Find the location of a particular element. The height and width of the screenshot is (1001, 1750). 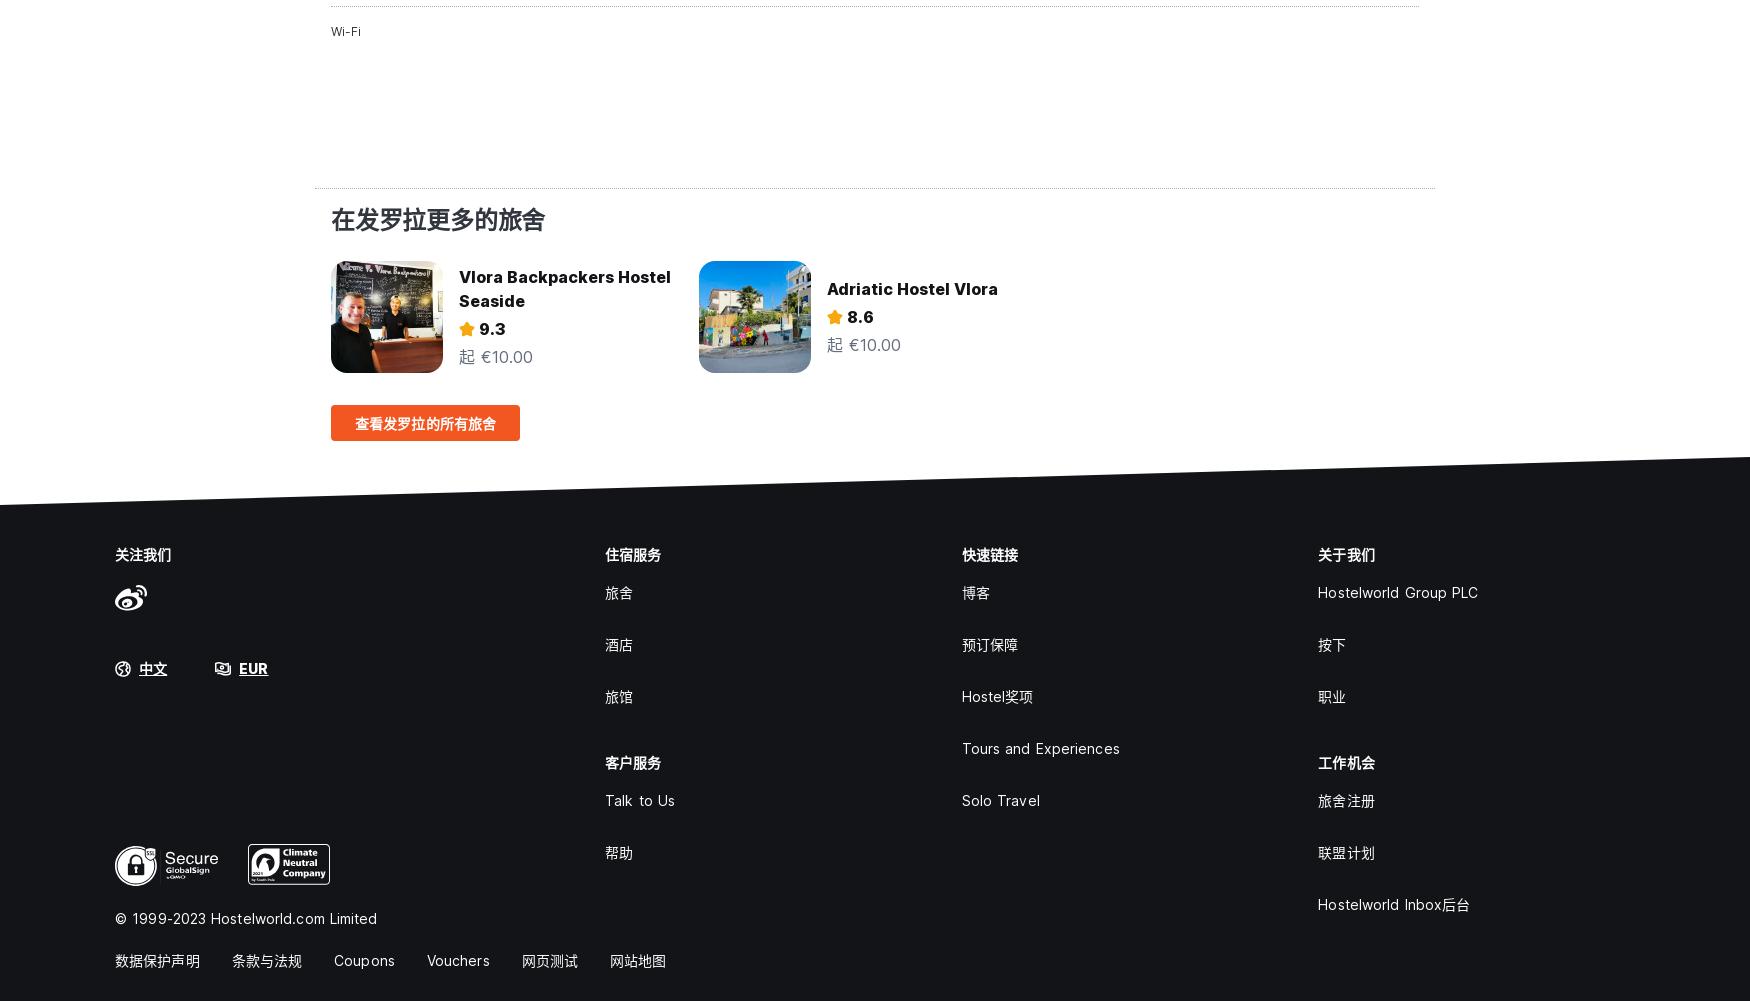

'© 1999-2023 Hostelworld.com Limited' is located at coordinates (246, 918).